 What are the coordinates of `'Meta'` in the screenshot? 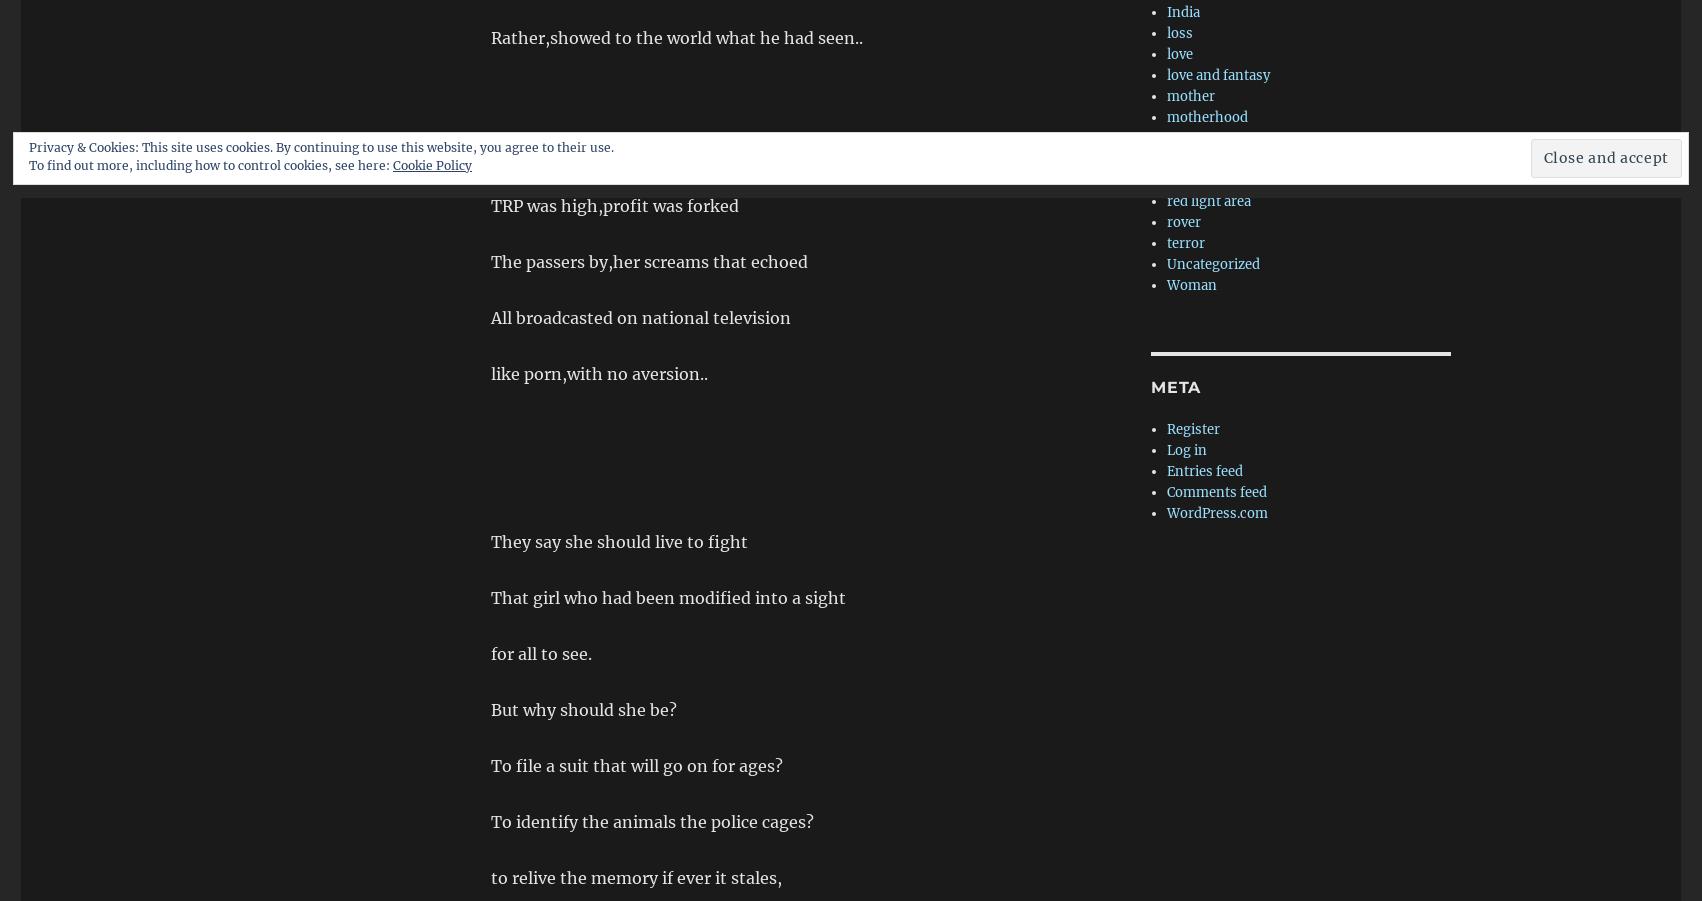 It's located at (1176, 386).